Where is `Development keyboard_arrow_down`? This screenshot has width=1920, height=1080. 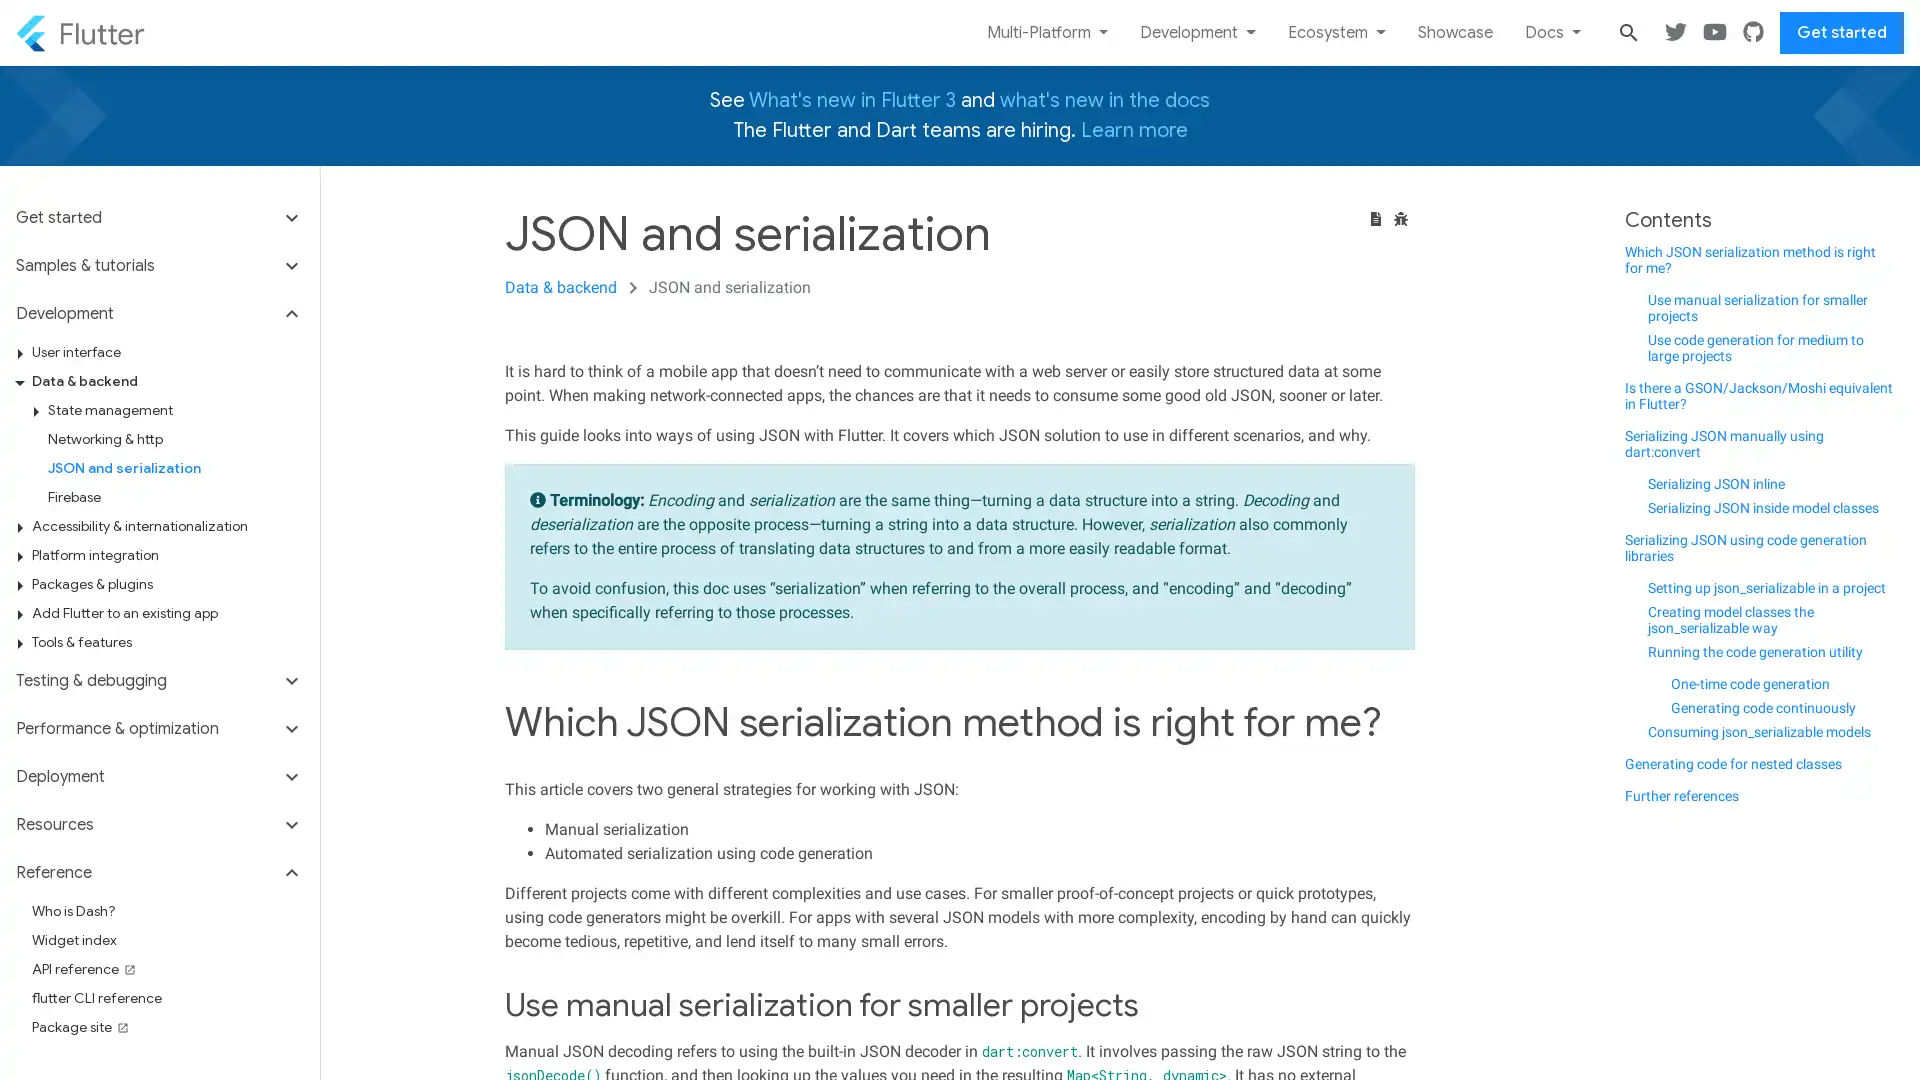 Development keyboard_arrow_down is located at coordinates (158, 313).